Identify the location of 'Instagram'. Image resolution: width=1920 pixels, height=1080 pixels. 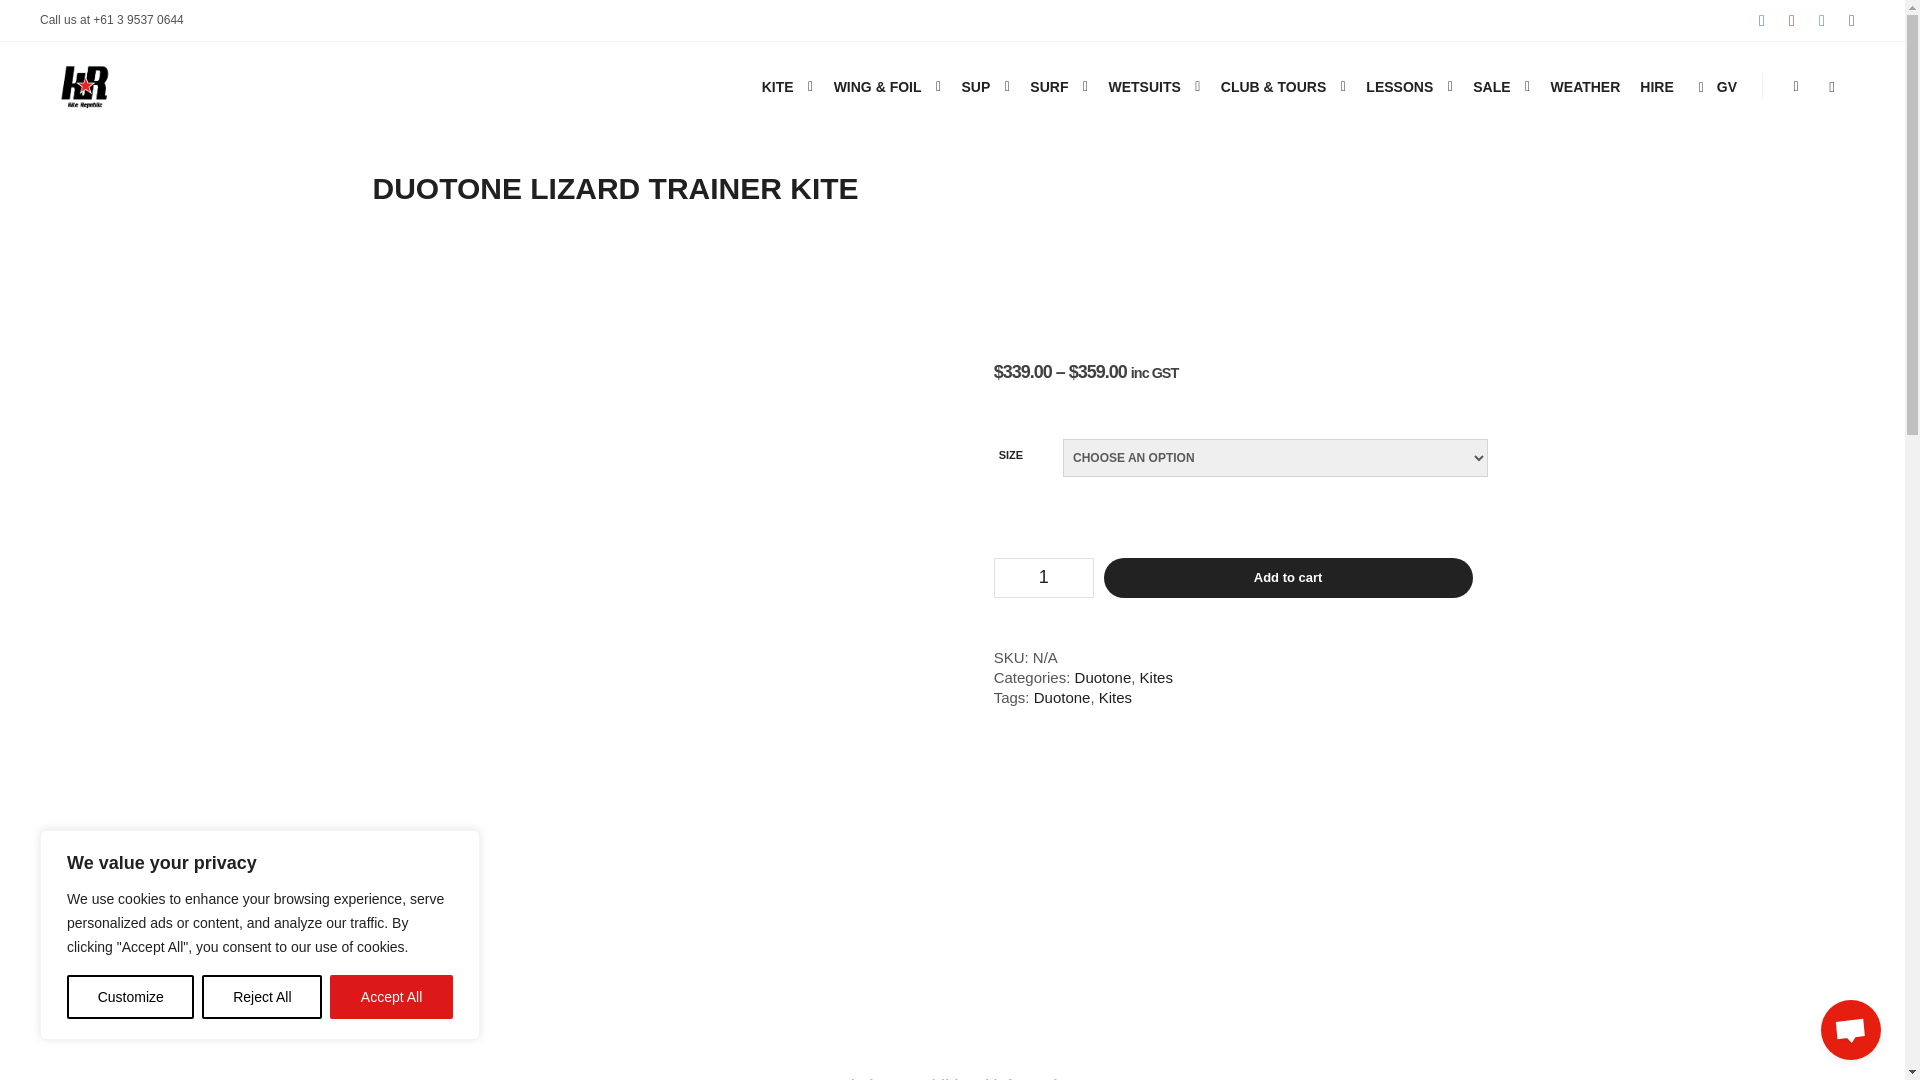
(1761, 20).